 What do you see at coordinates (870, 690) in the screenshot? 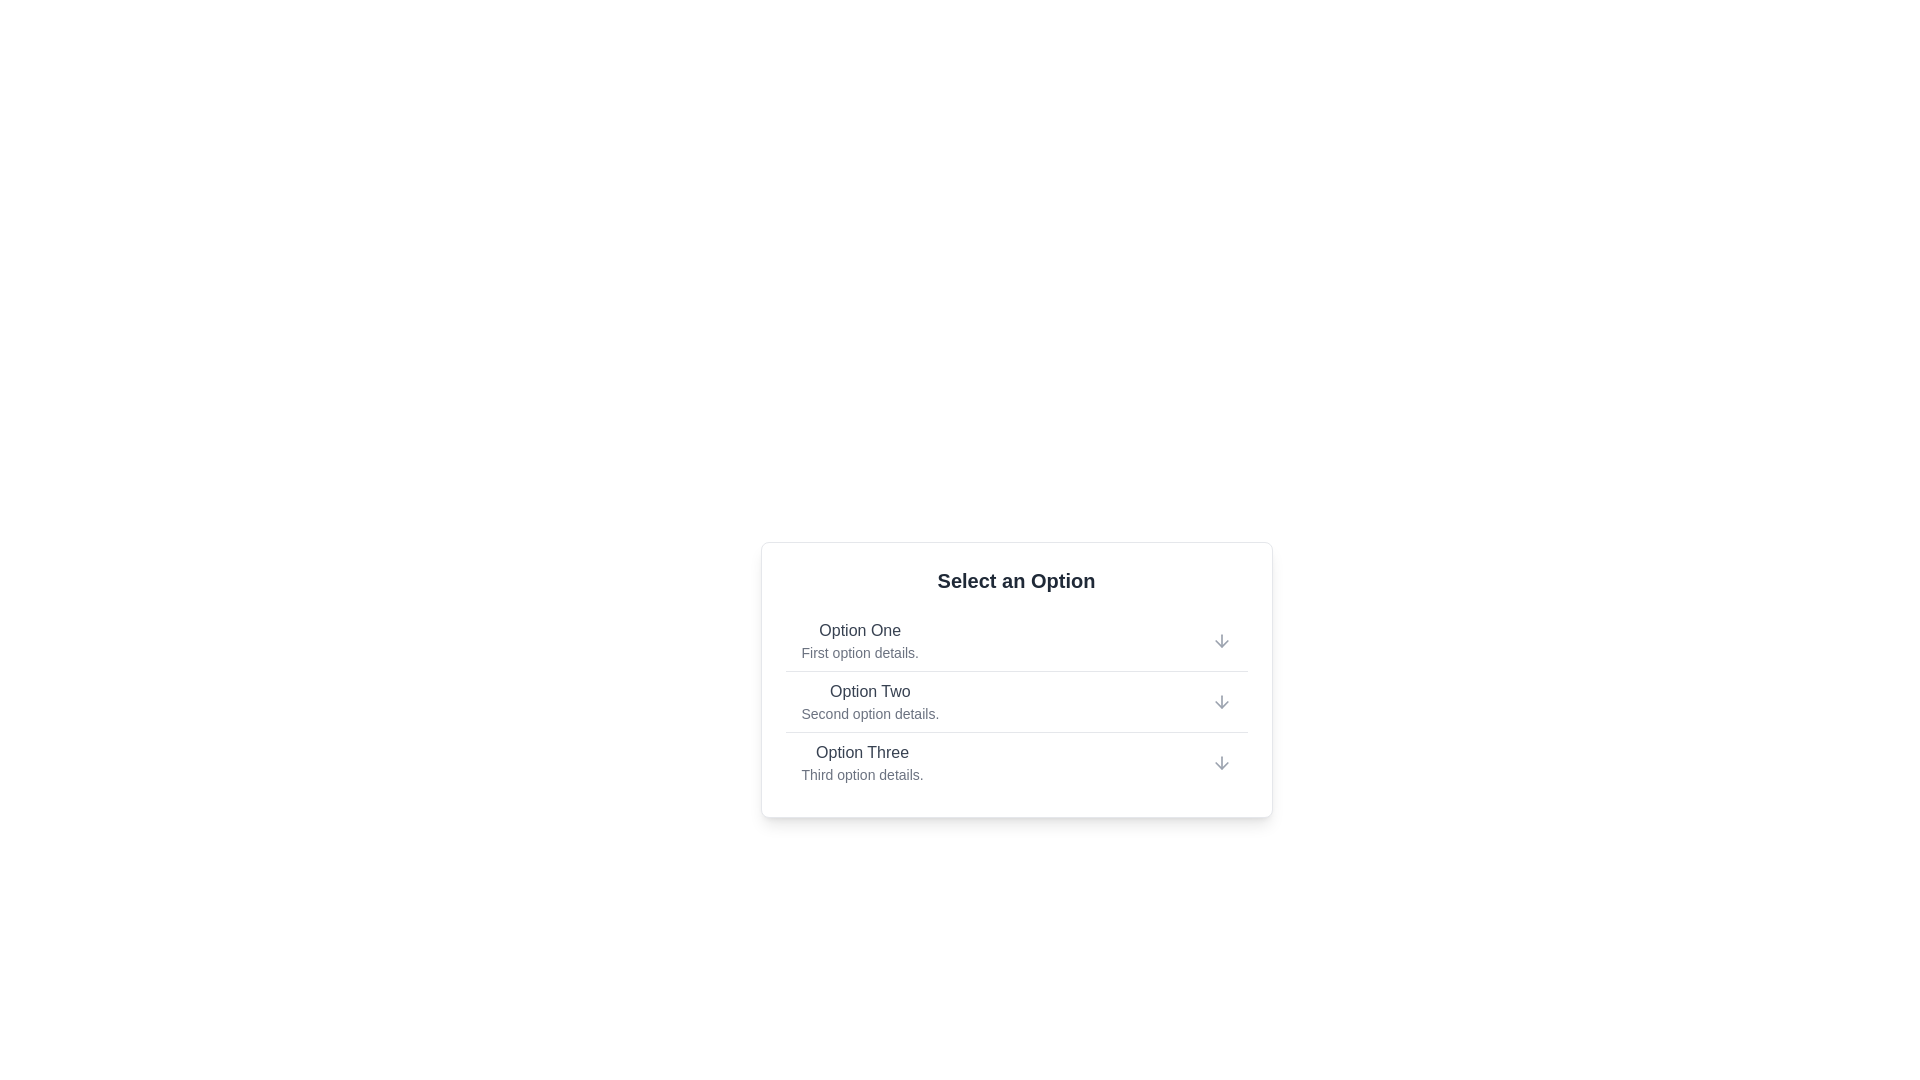
I see `the main label of the second selectable option, which is positioned above the text 'Second option details.' within the second option block` at bounding box center [870, 690].